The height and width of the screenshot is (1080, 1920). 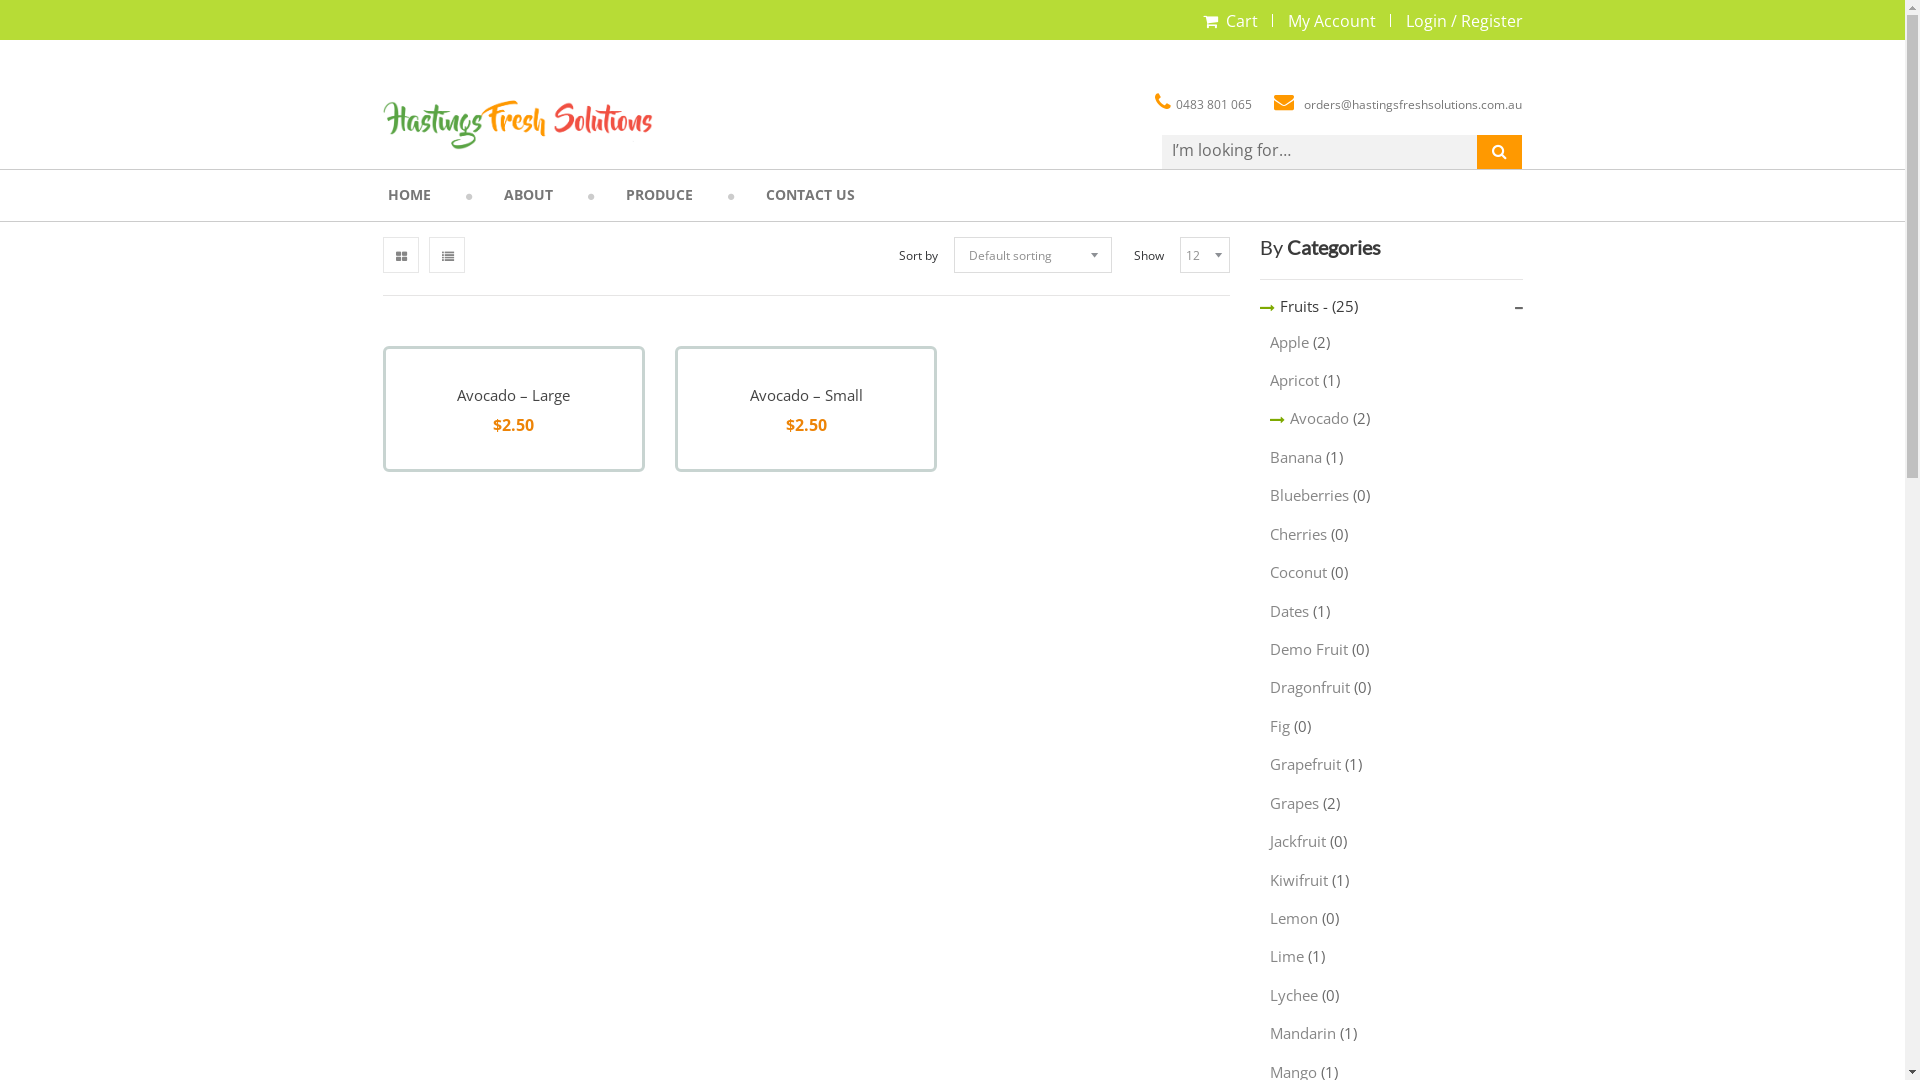 What do you see at coordinates (1269, 494) in the screenshot?
I see `'Blueberries'` at bounding box center [1269, 494].